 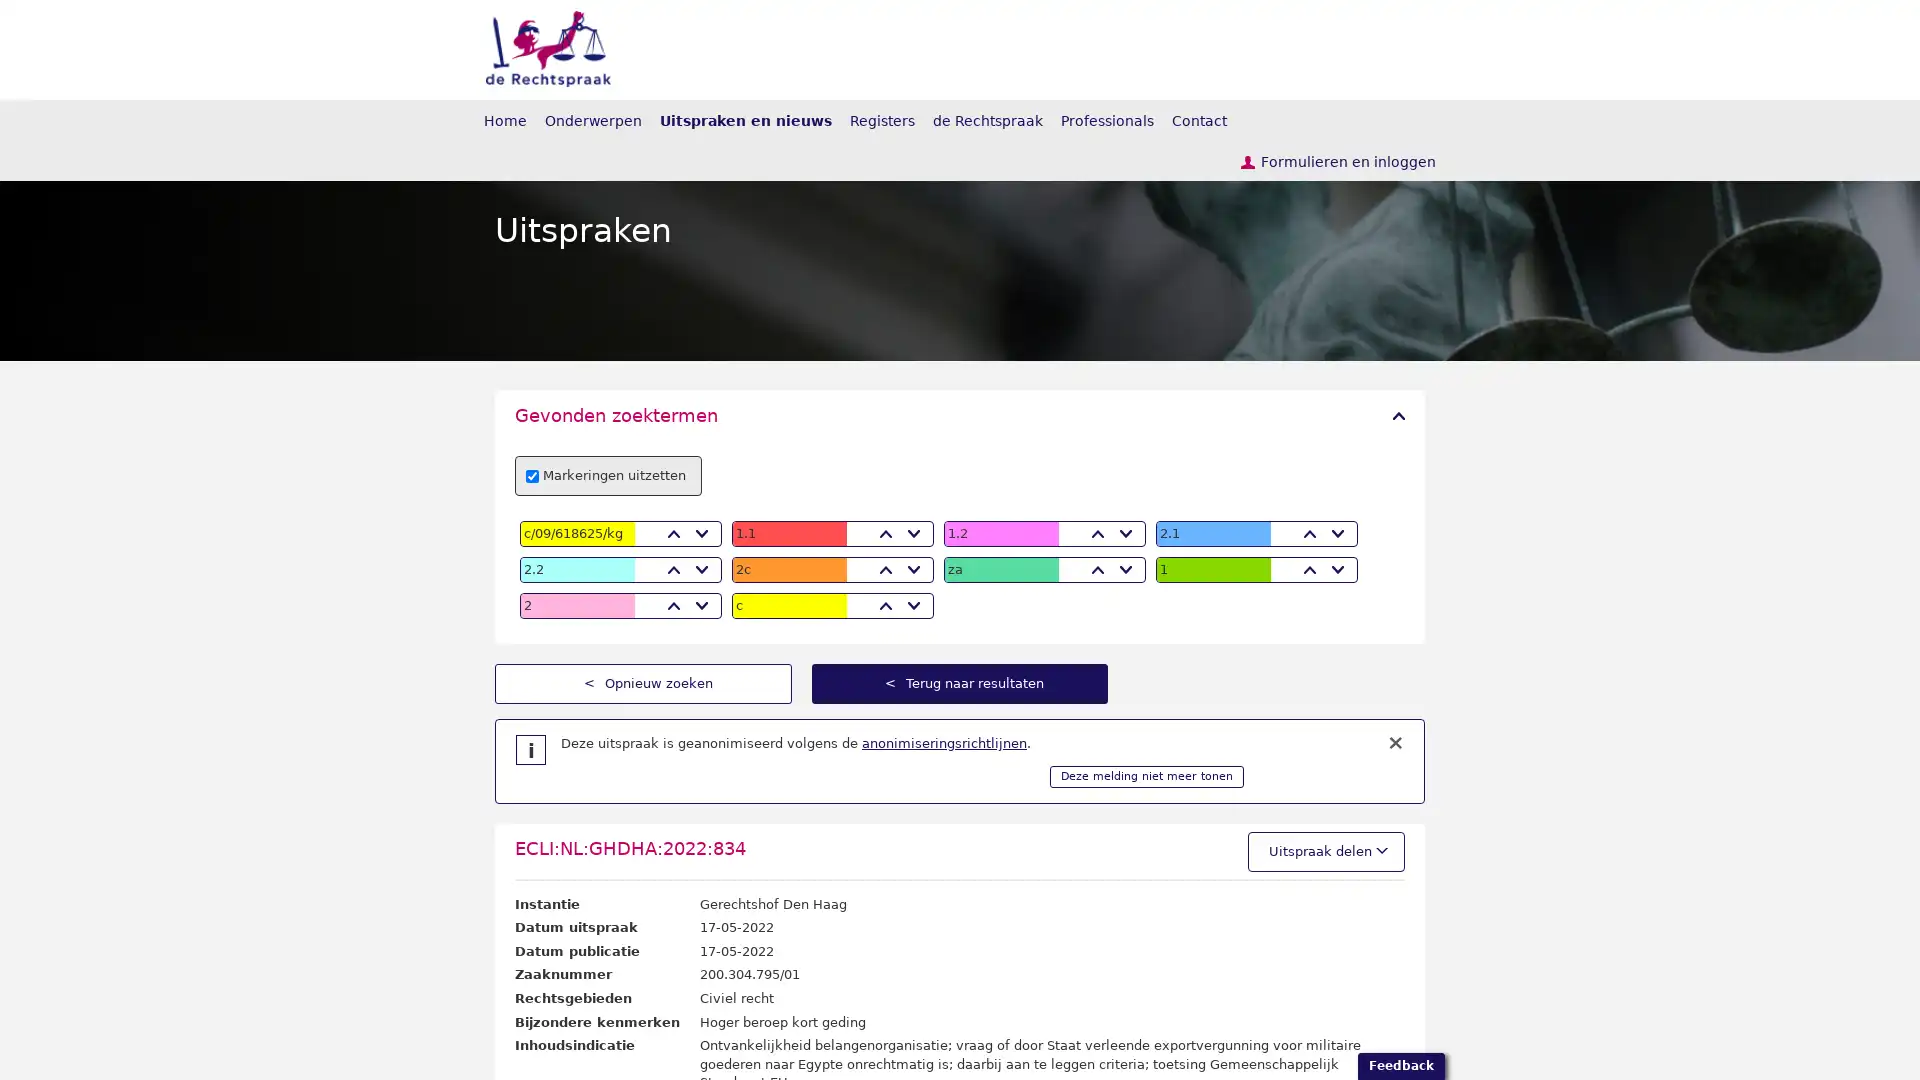 I want to click on Vorige zoek term, so click(x=885, y=604).